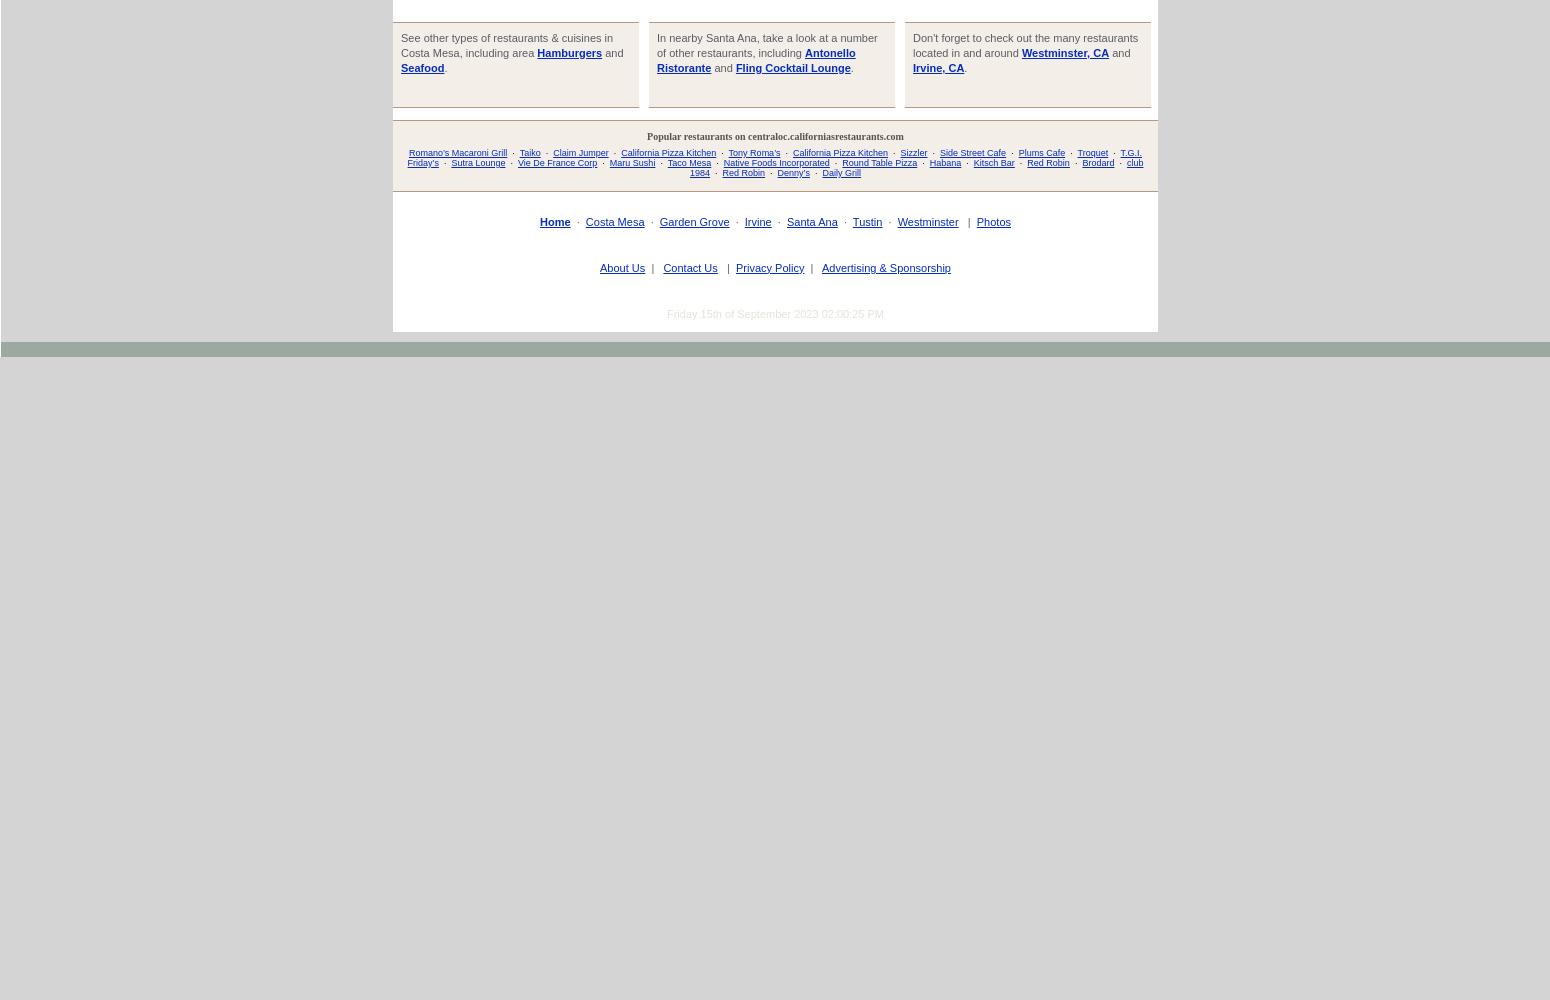  What do you see at coordinates (912, 44) in the screenshot?
I see `'Don't forget to check out the many restaurants located in and around'` at bounding box center [912, 44].